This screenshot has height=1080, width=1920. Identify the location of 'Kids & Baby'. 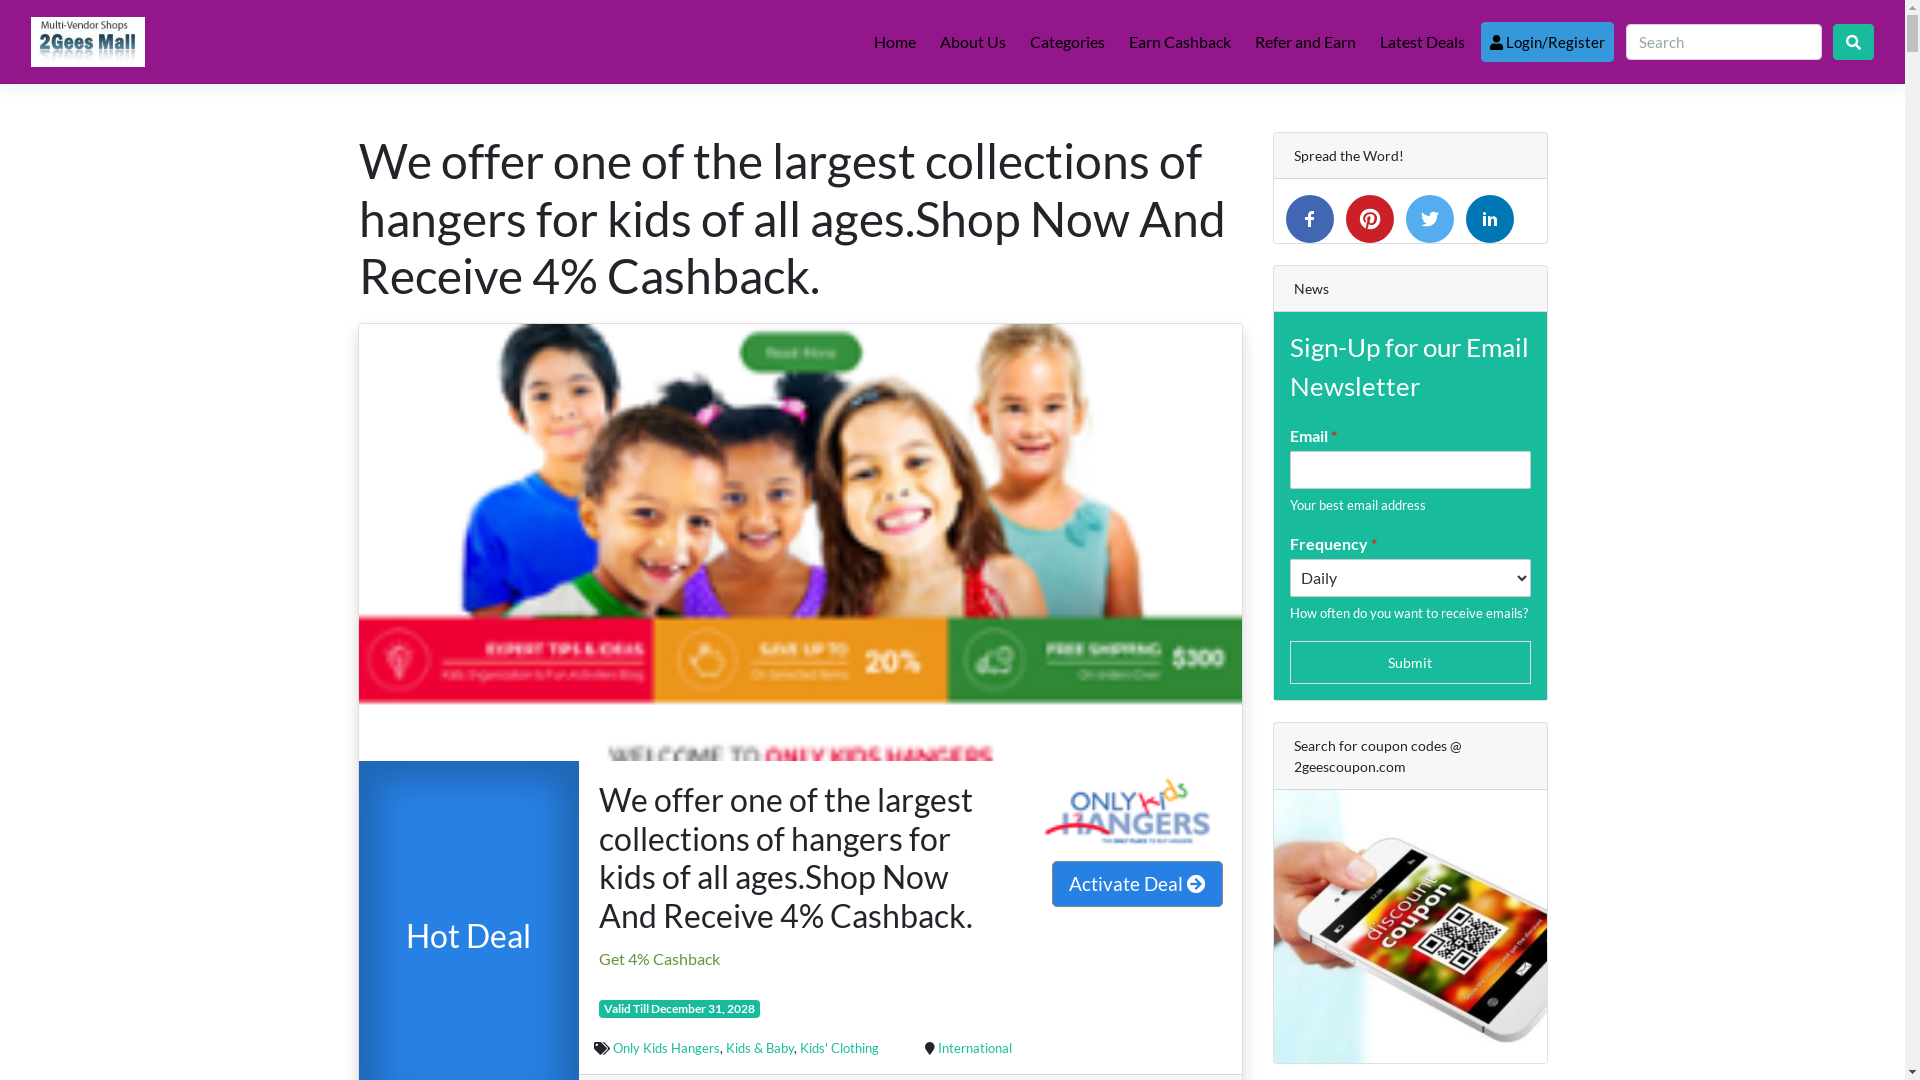
(758, 1047).